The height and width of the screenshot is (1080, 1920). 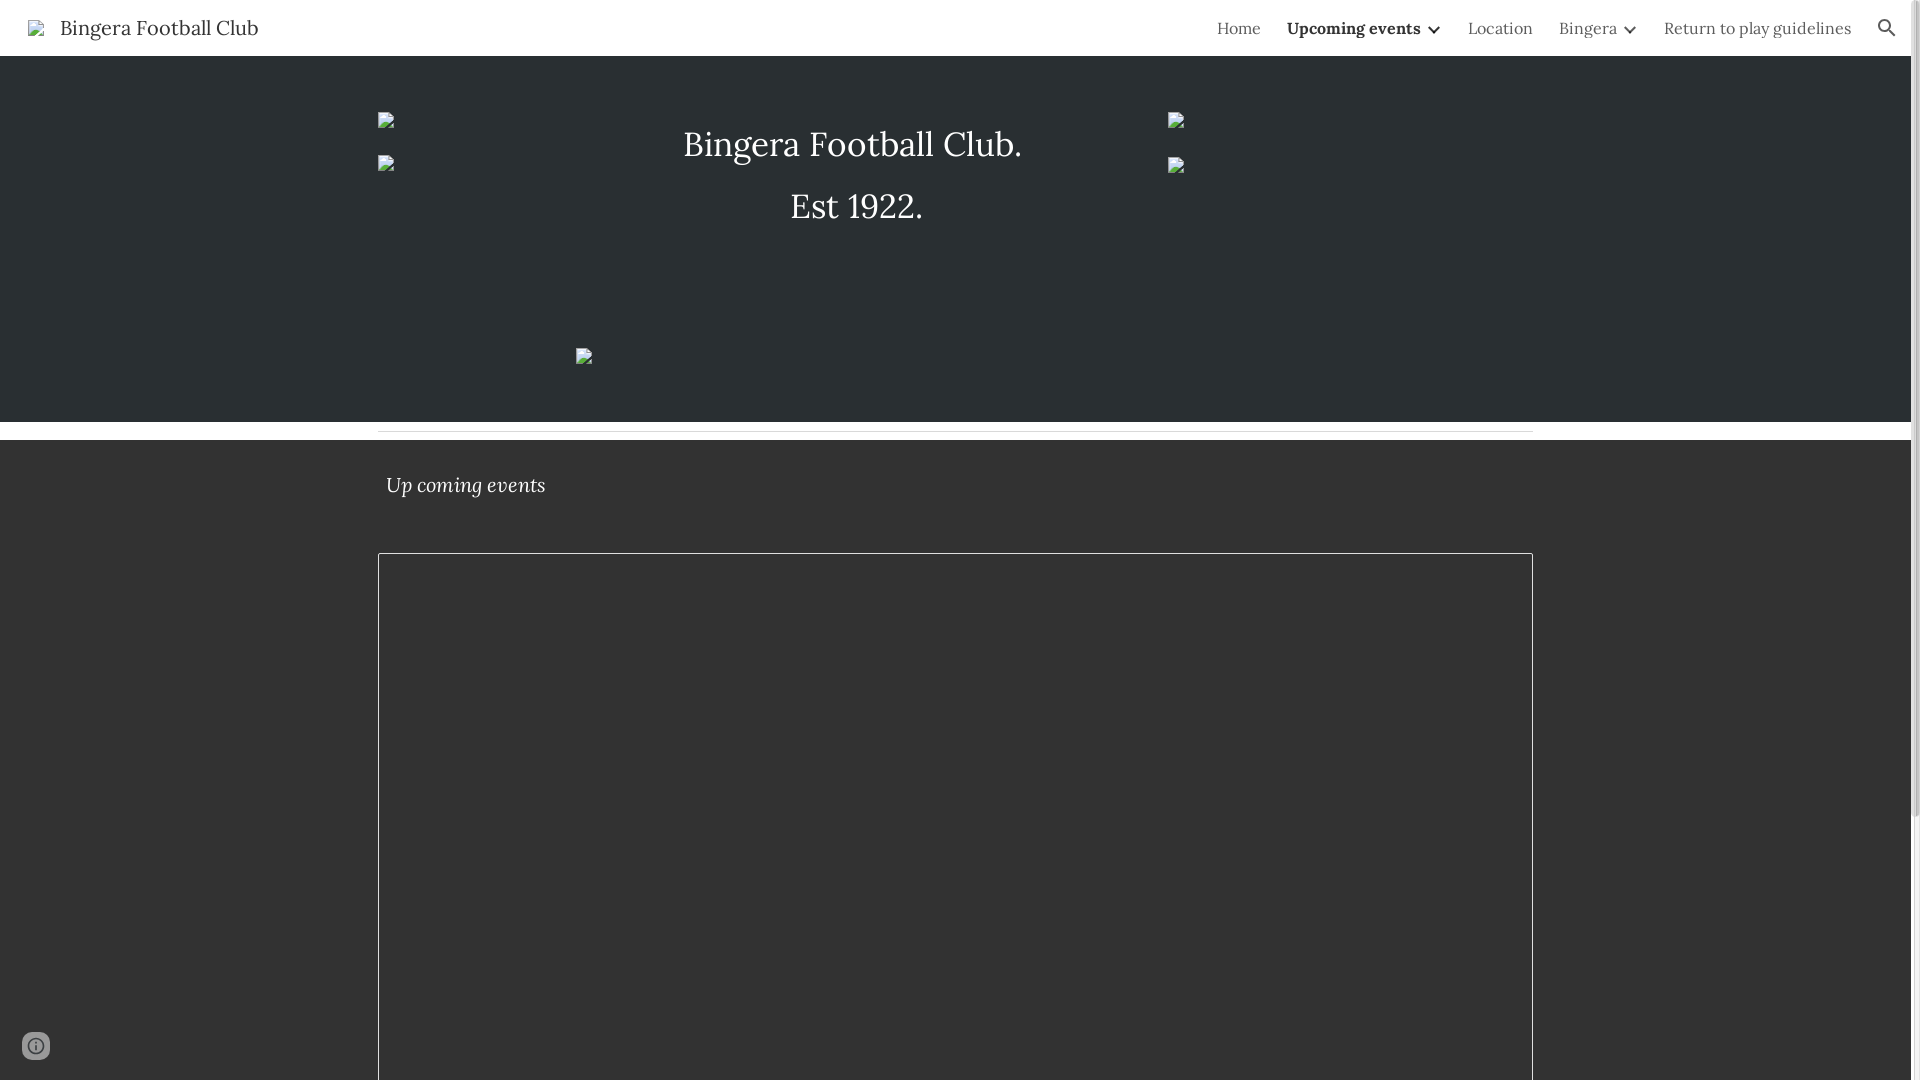 What do you see at coordinates (1237, 27) in the screenshot?
I see `'Home'` at bounding box center [1237, 27].